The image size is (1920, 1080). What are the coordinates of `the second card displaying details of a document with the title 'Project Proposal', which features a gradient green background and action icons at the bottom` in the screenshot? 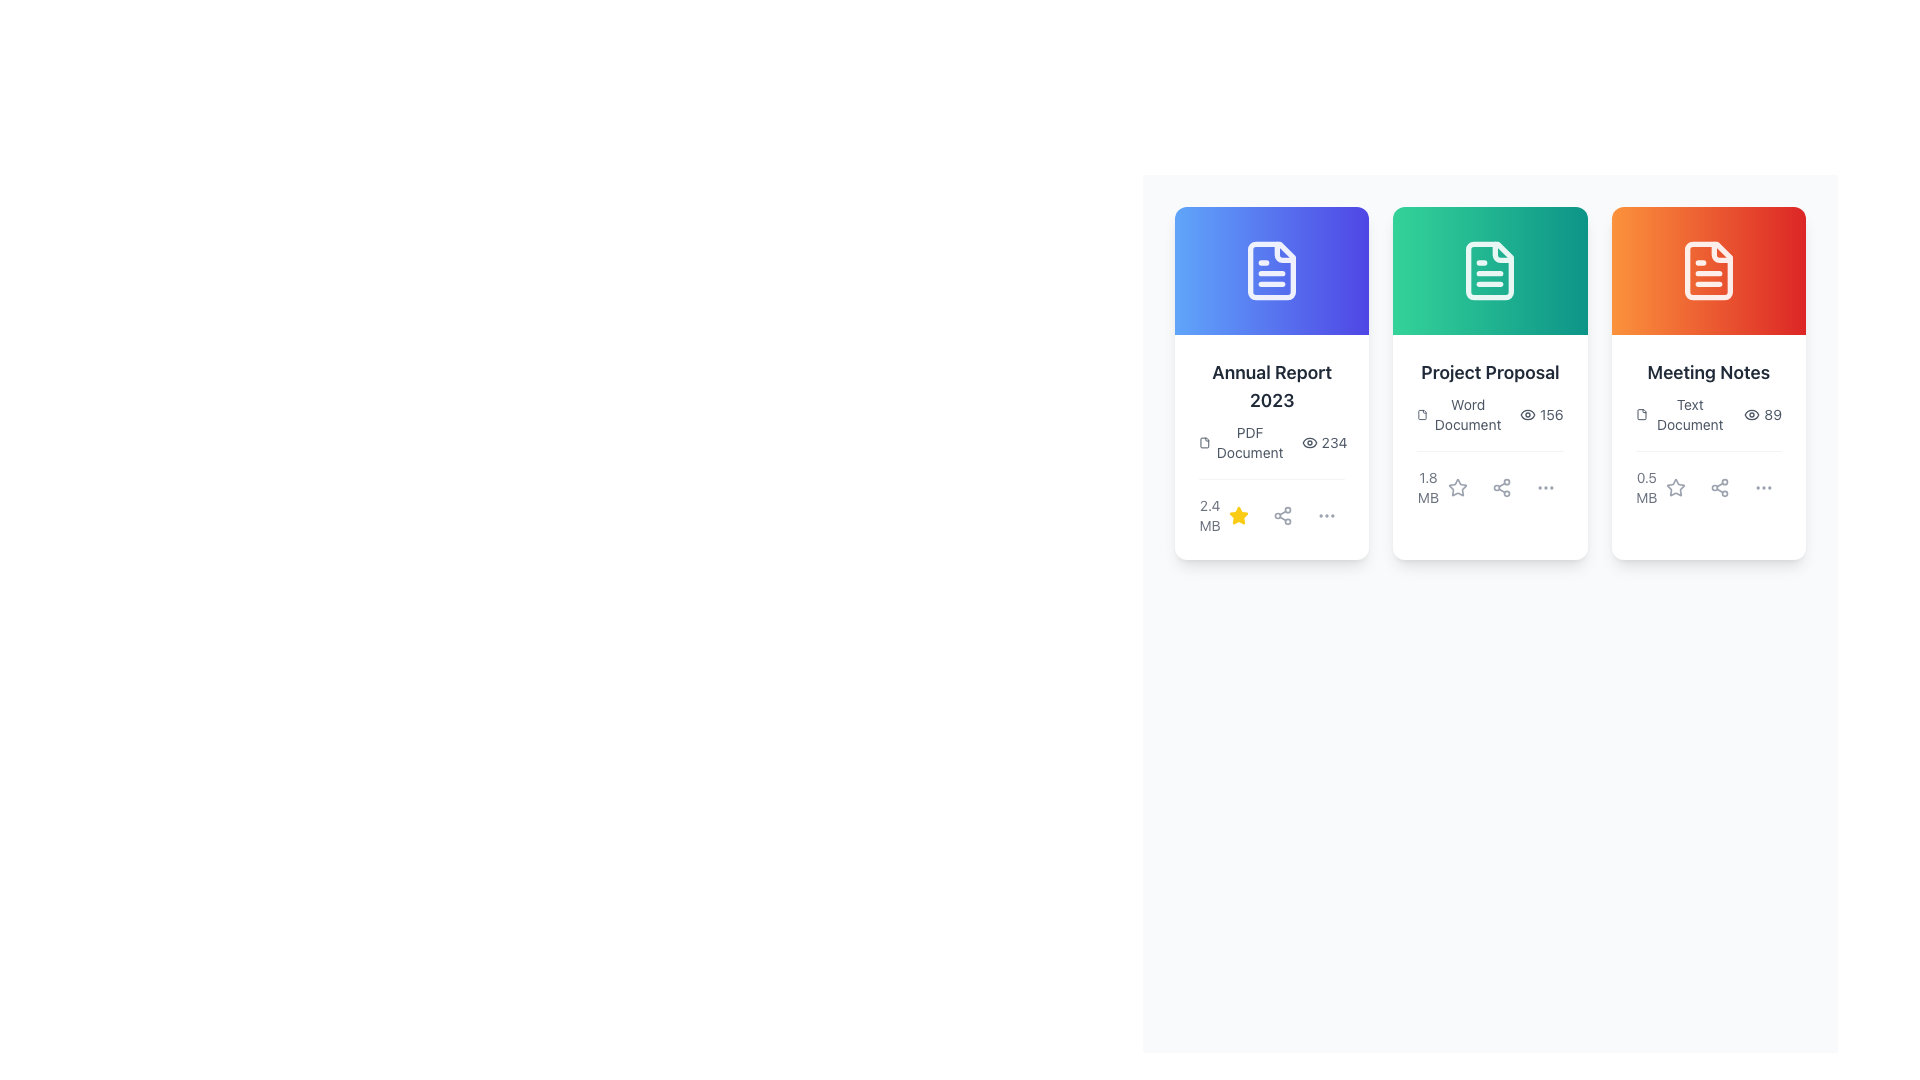 It's located at (1490, 383).